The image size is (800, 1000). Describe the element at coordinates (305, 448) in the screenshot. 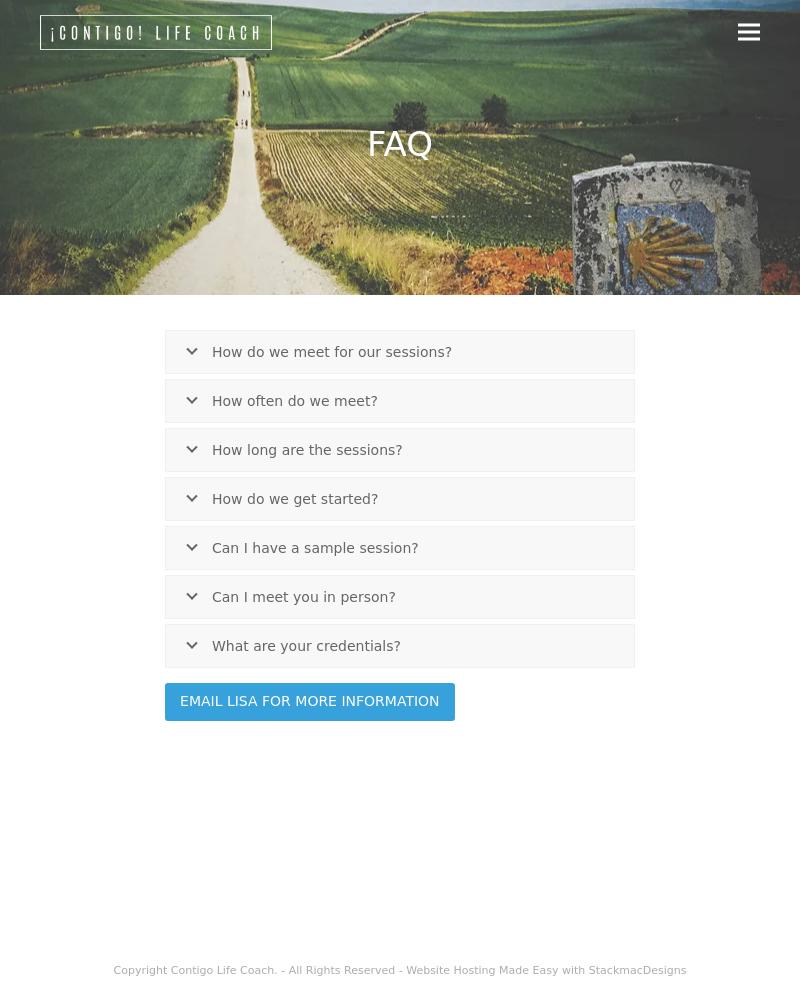

I see `'How long are the sessions?'` at that location.